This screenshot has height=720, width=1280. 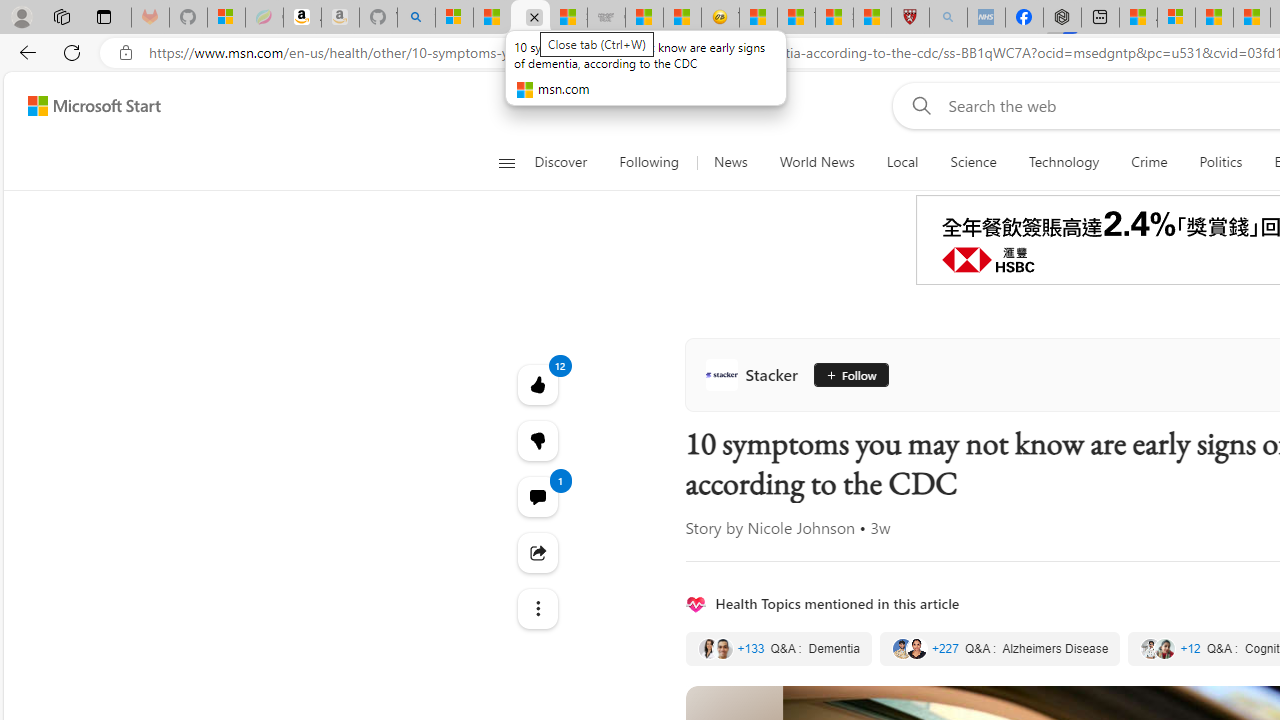 What do you see at coordinates (537, 608) in the screenshot?
I see `'Class: at-item'` at bounding box center [537, 608].